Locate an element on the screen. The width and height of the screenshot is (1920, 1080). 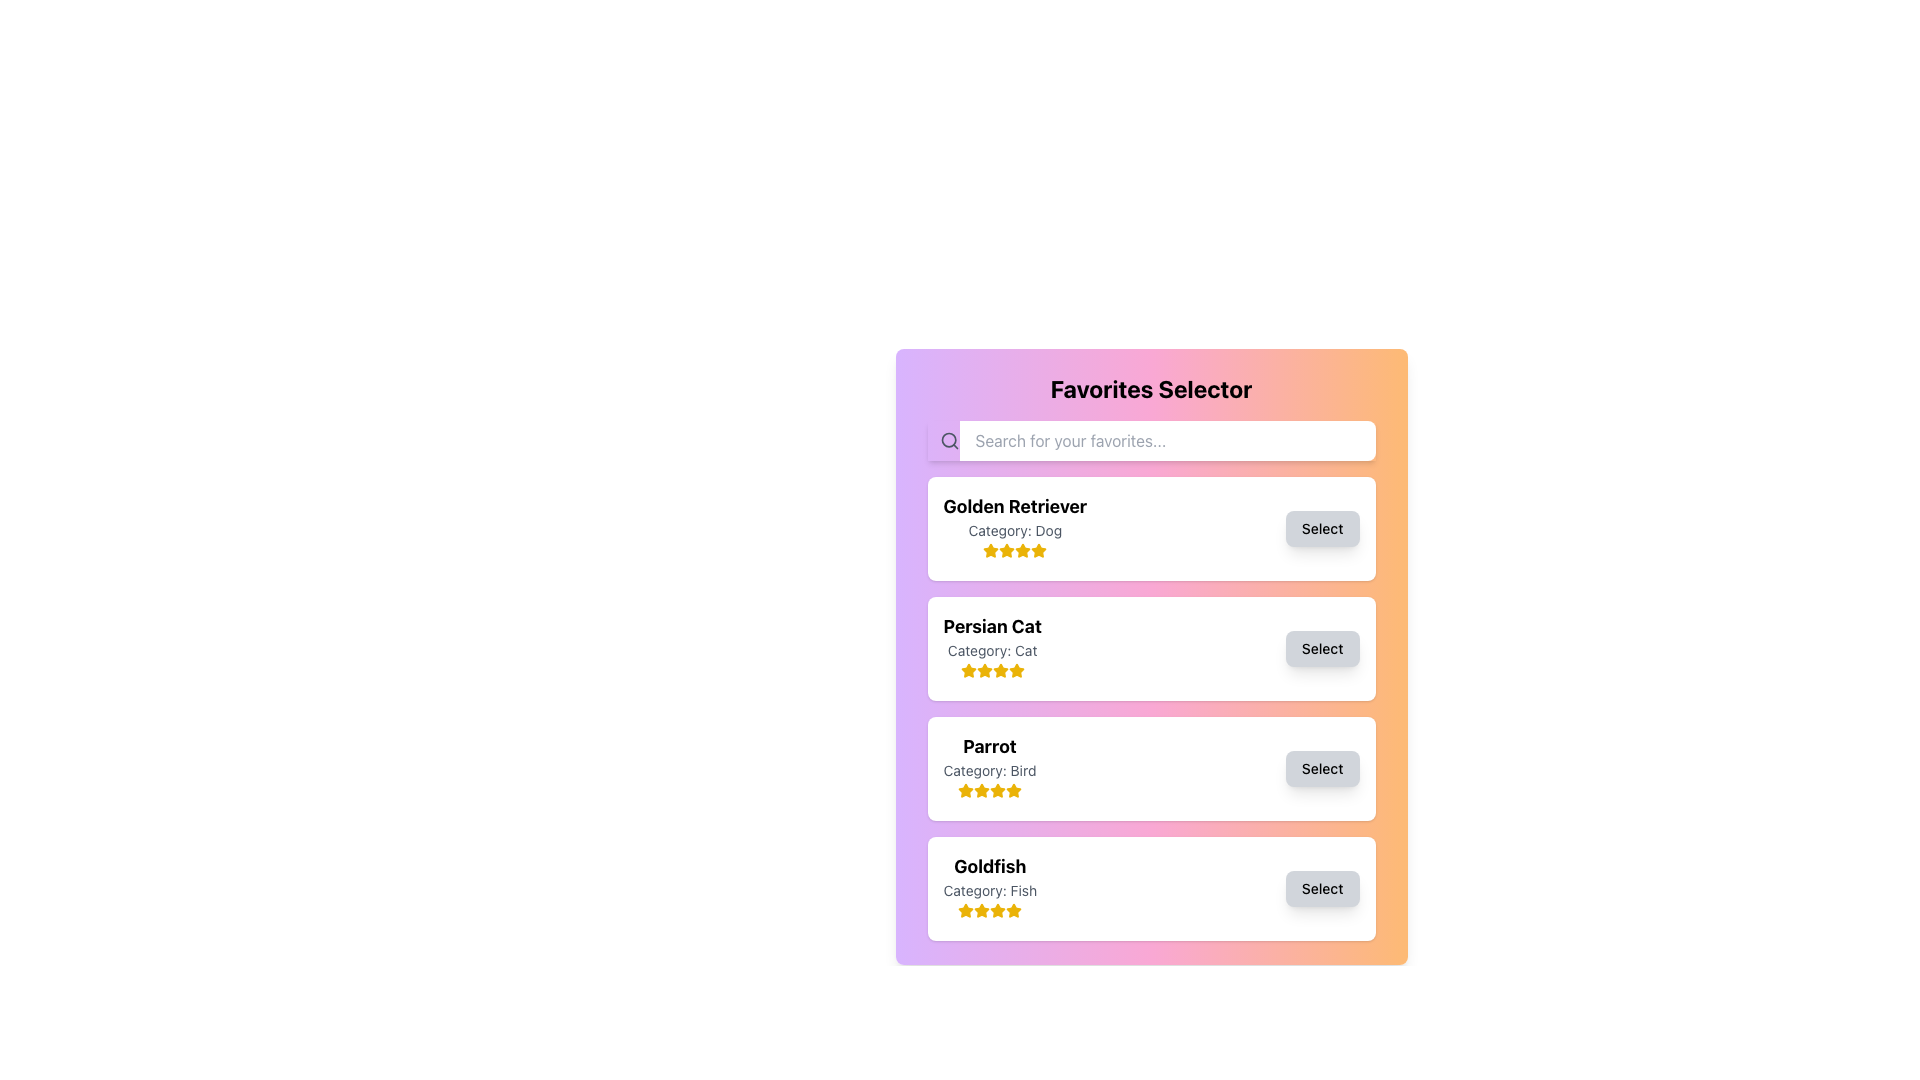
text from the Text Label located at the top of the first item in the vertical list, which is above the text 'Category: Dog' is located at coordinates (1015, 505).